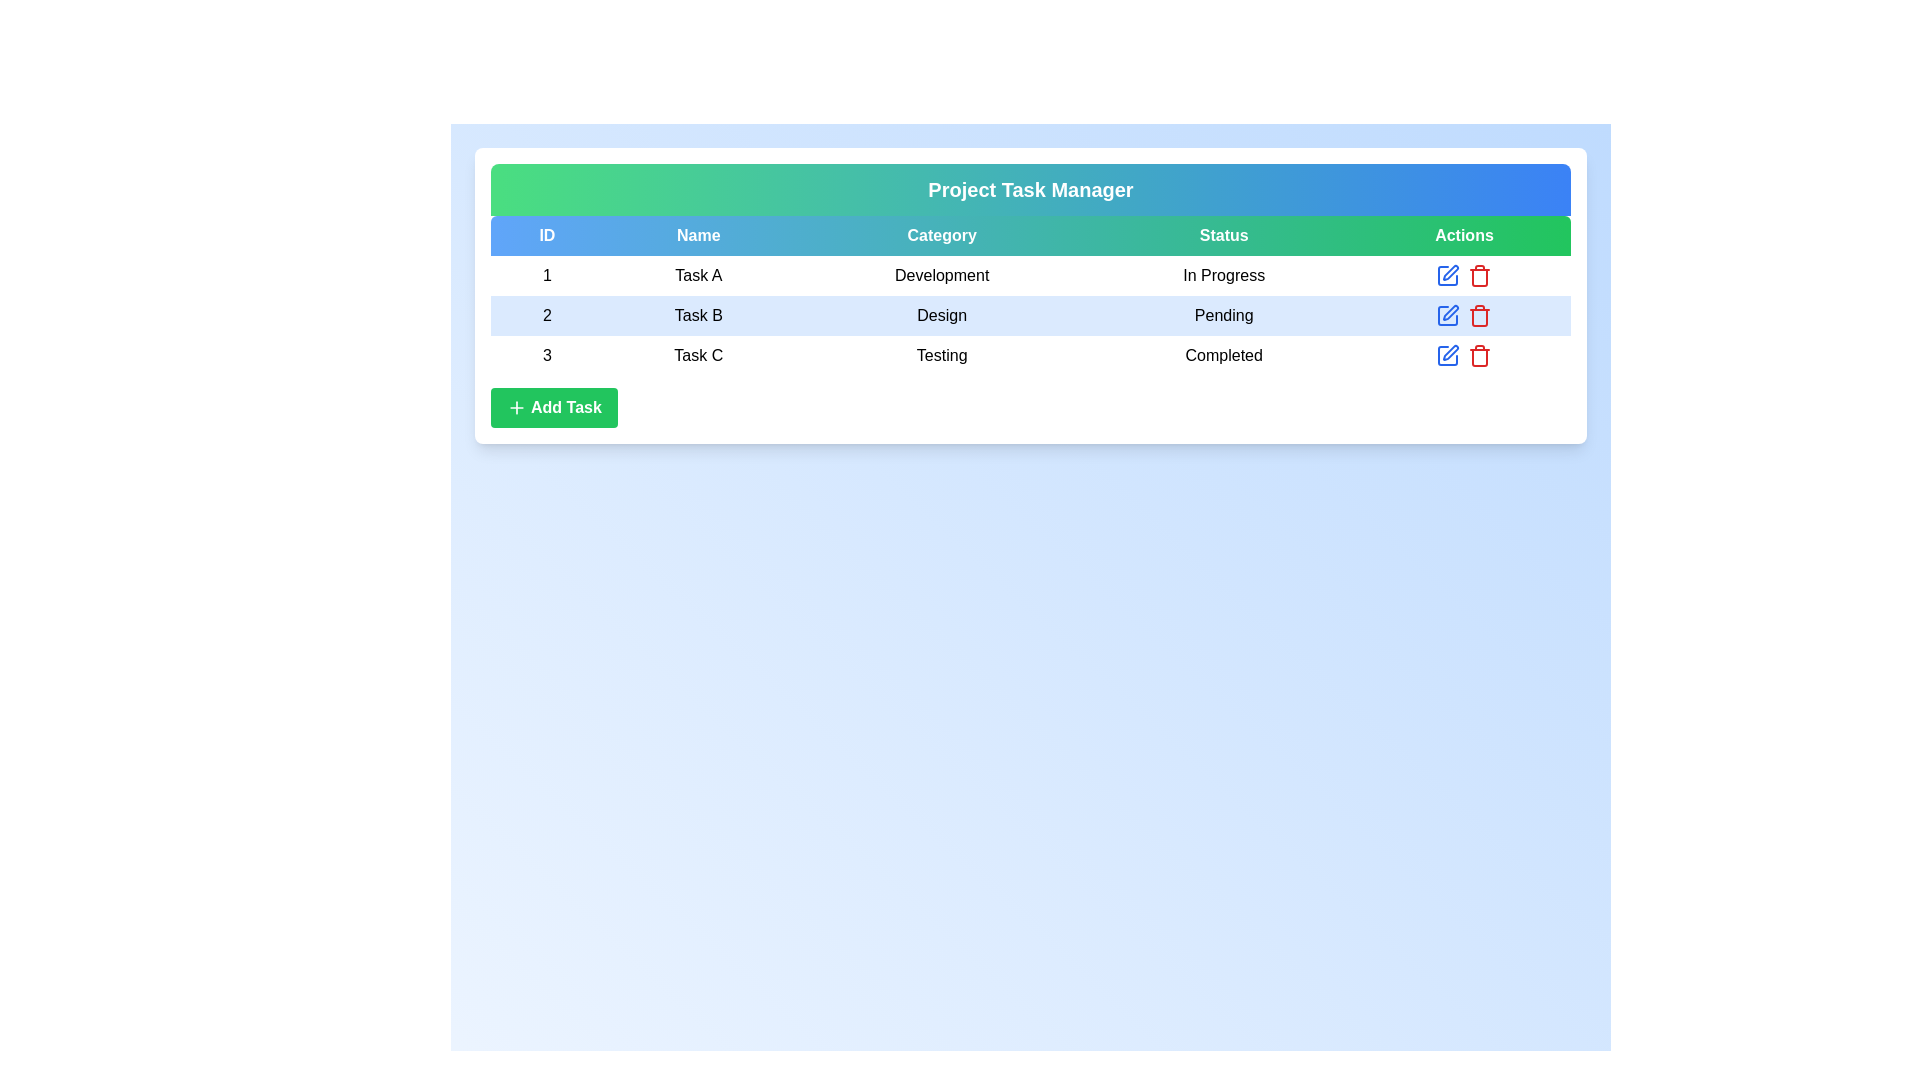  Describe the element at coordinates (547, 234) in the screenshot. I see `the header labeled 'ID' to sort the table by that column` at that location.